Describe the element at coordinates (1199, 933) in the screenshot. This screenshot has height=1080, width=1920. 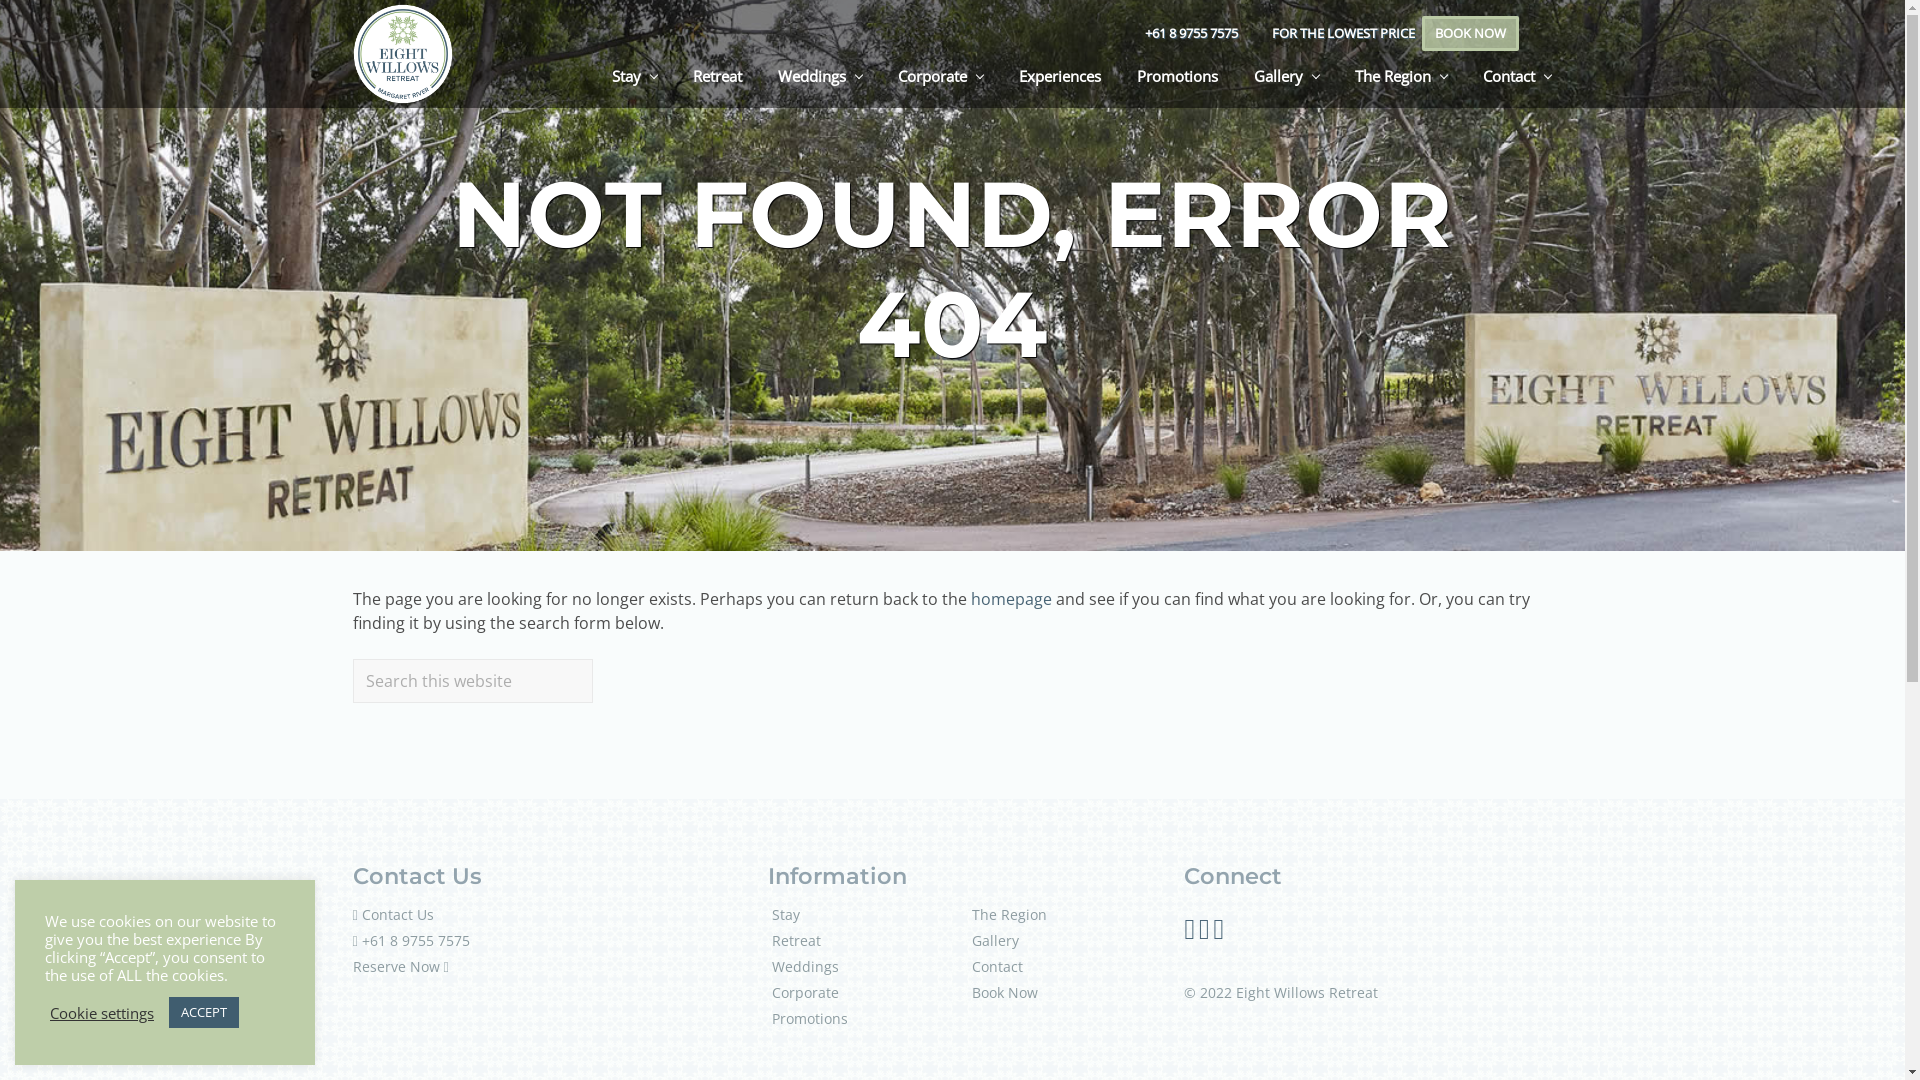
I see `'Follow Us on Instagram'` at that location.